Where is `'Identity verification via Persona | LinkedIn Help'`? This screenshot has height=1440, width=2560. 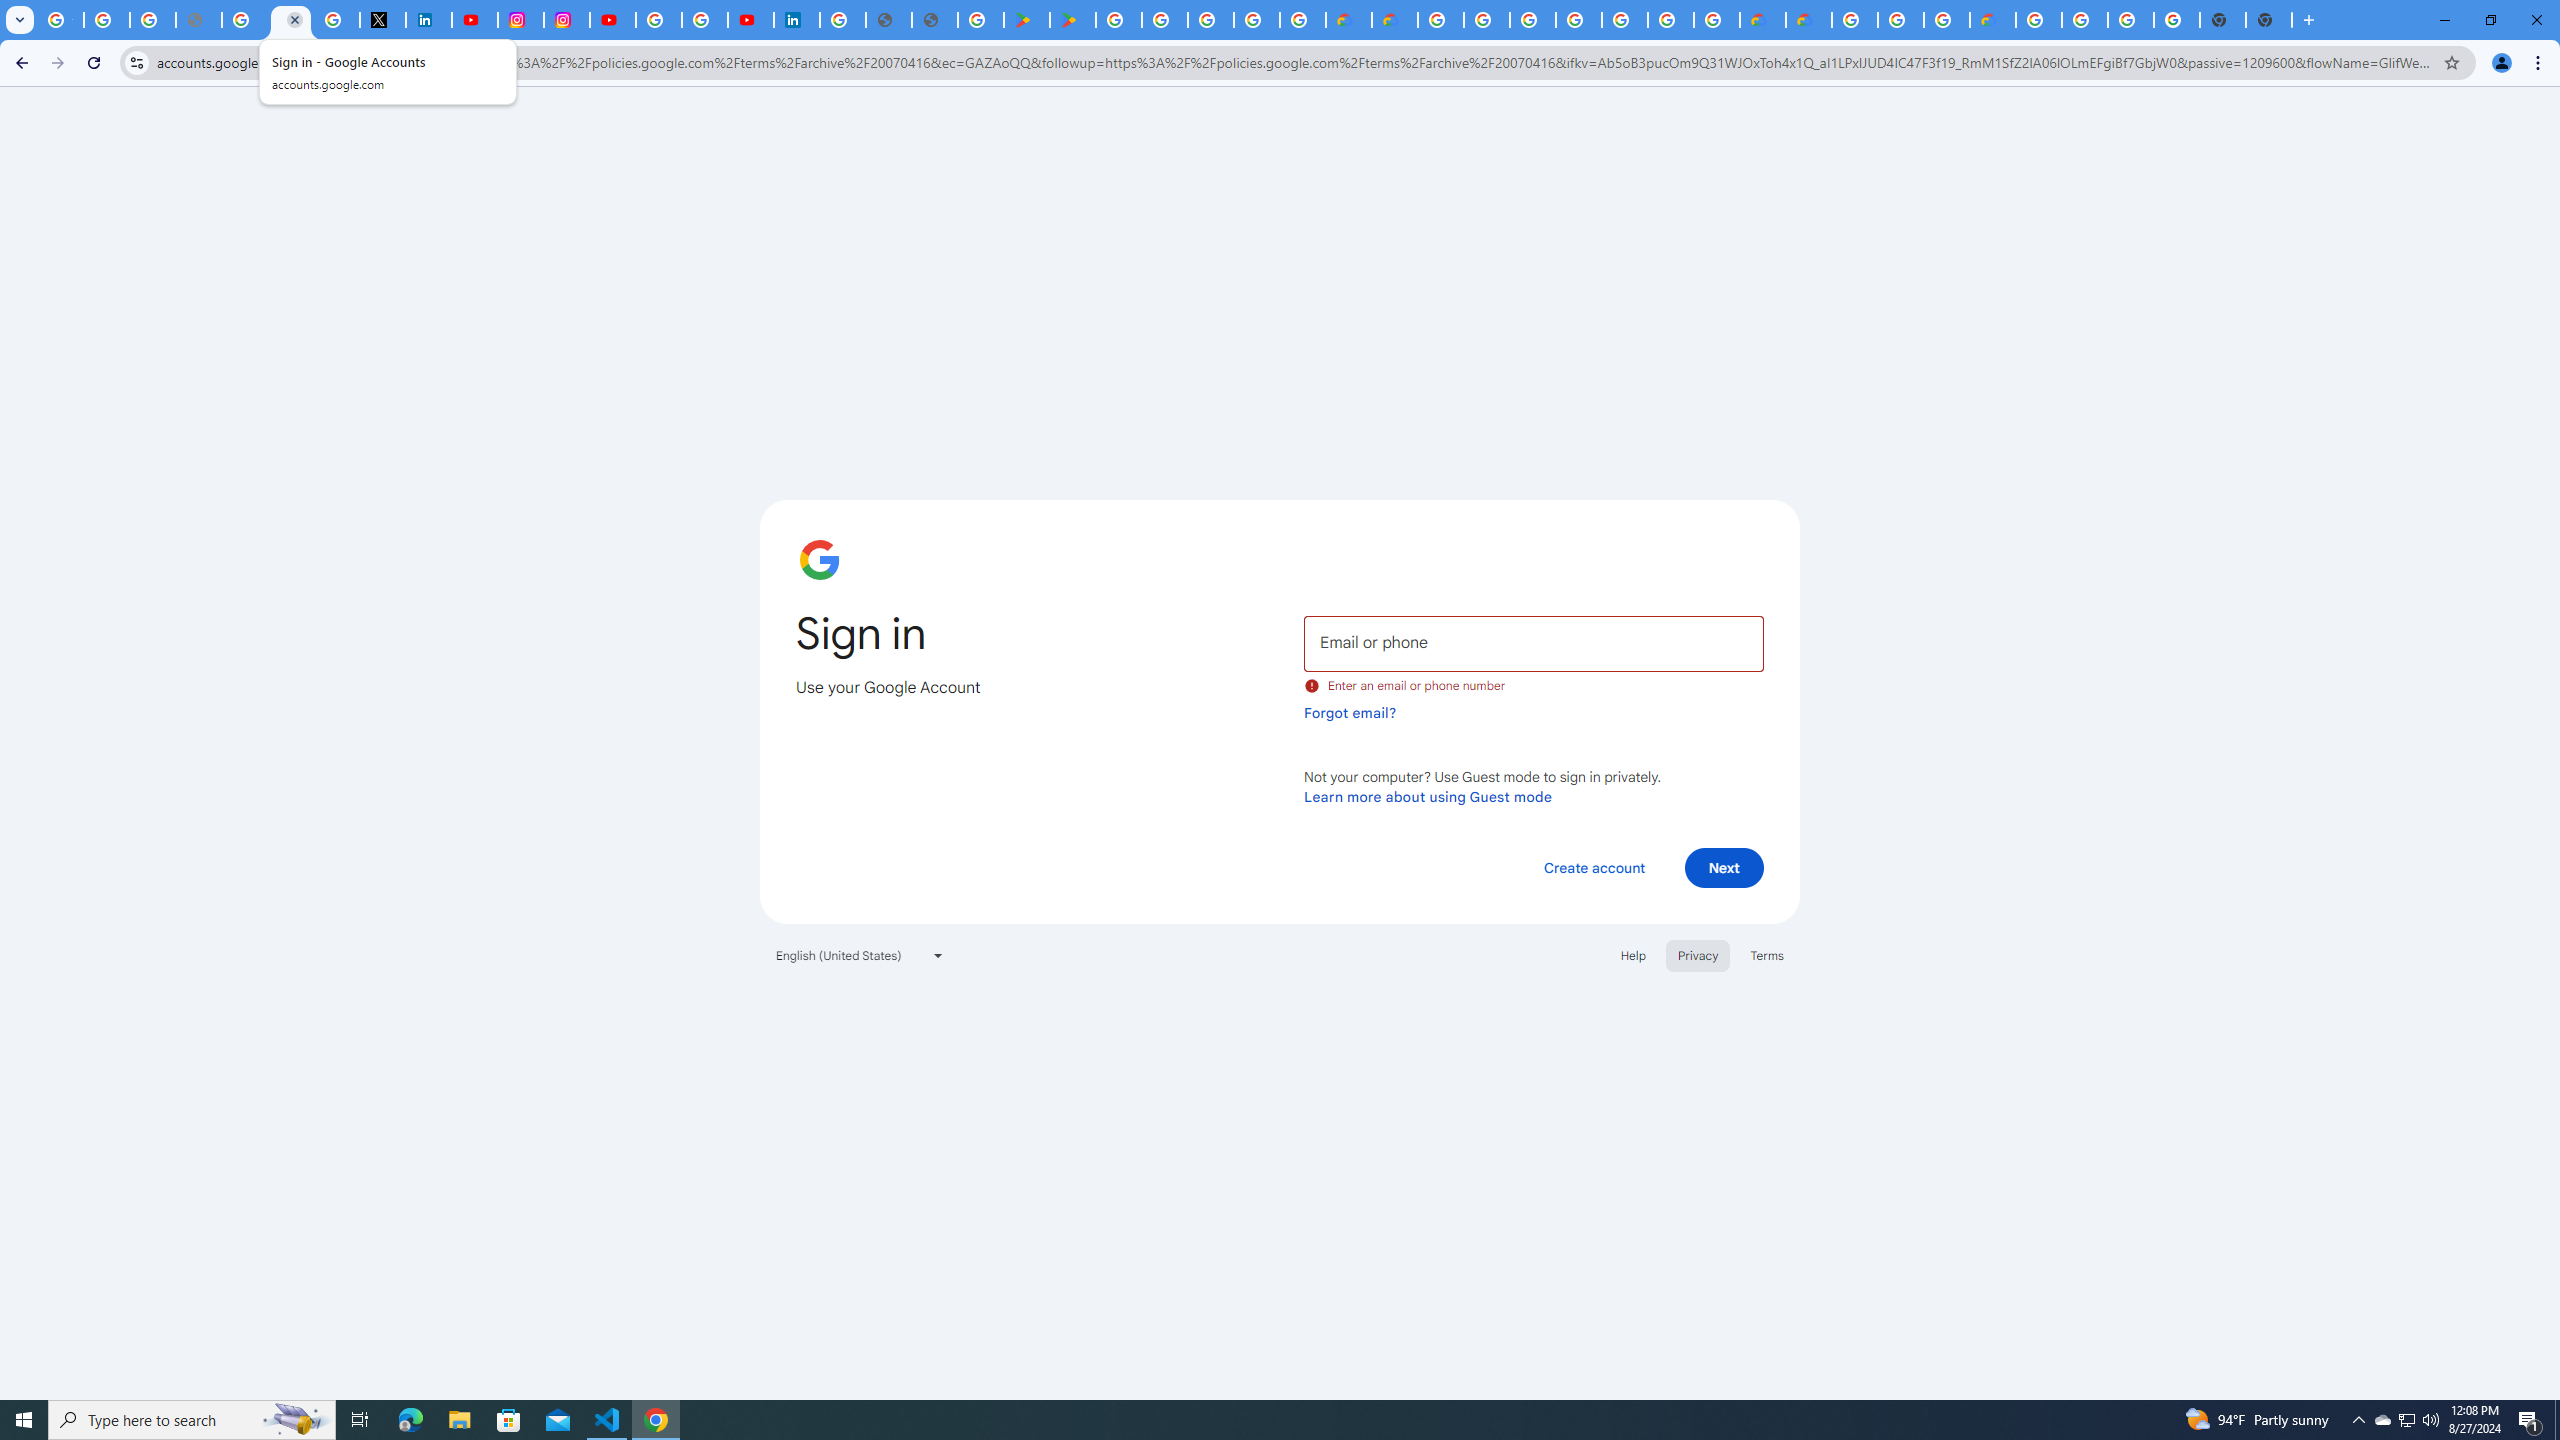 'Identity verification via Persona | LinkedIn Help' is located at coordinates (796, 19).